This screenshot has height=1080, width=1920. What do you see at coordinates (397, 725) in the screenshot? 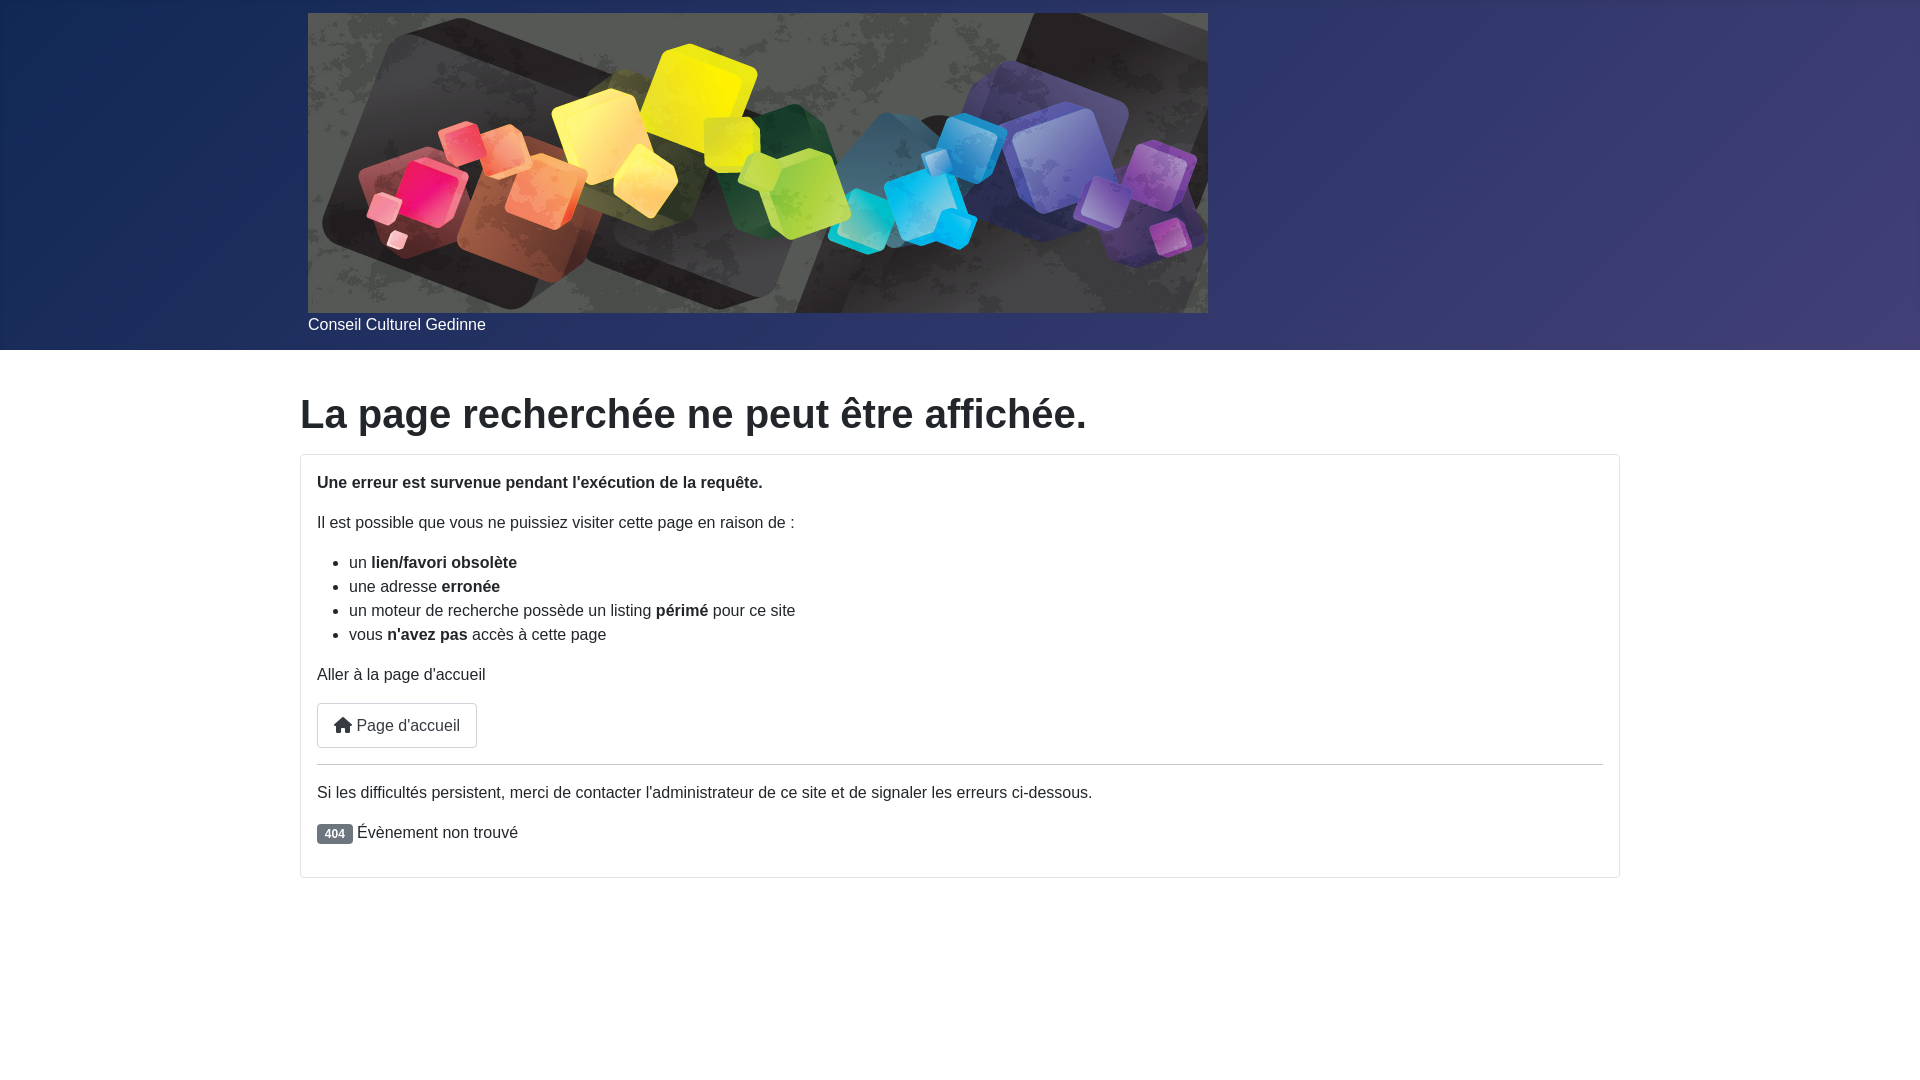
I see `'Page d'accueil'` at bounding box center [397, 725].